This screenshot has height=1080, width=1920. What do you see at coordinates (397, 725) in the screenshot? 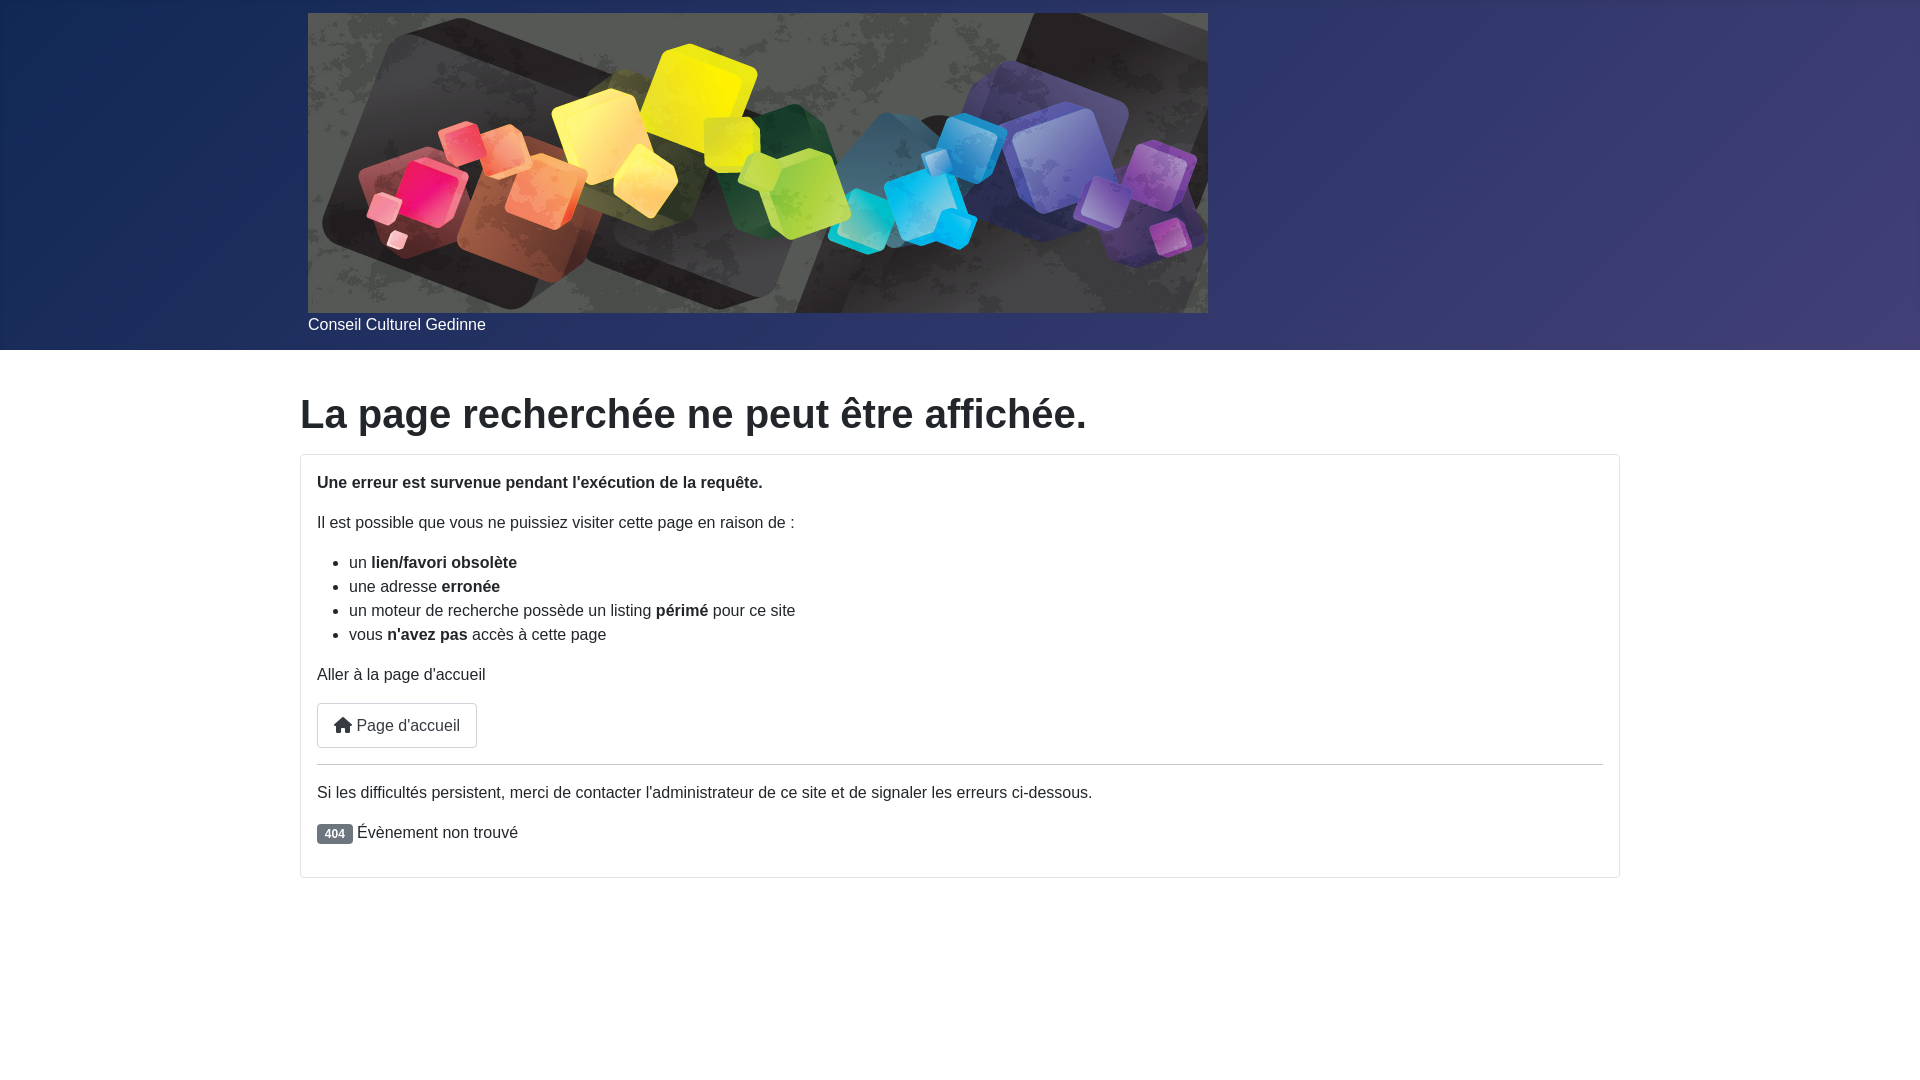
I see `'Page d'accueil'` at bounding box center [397, 725].